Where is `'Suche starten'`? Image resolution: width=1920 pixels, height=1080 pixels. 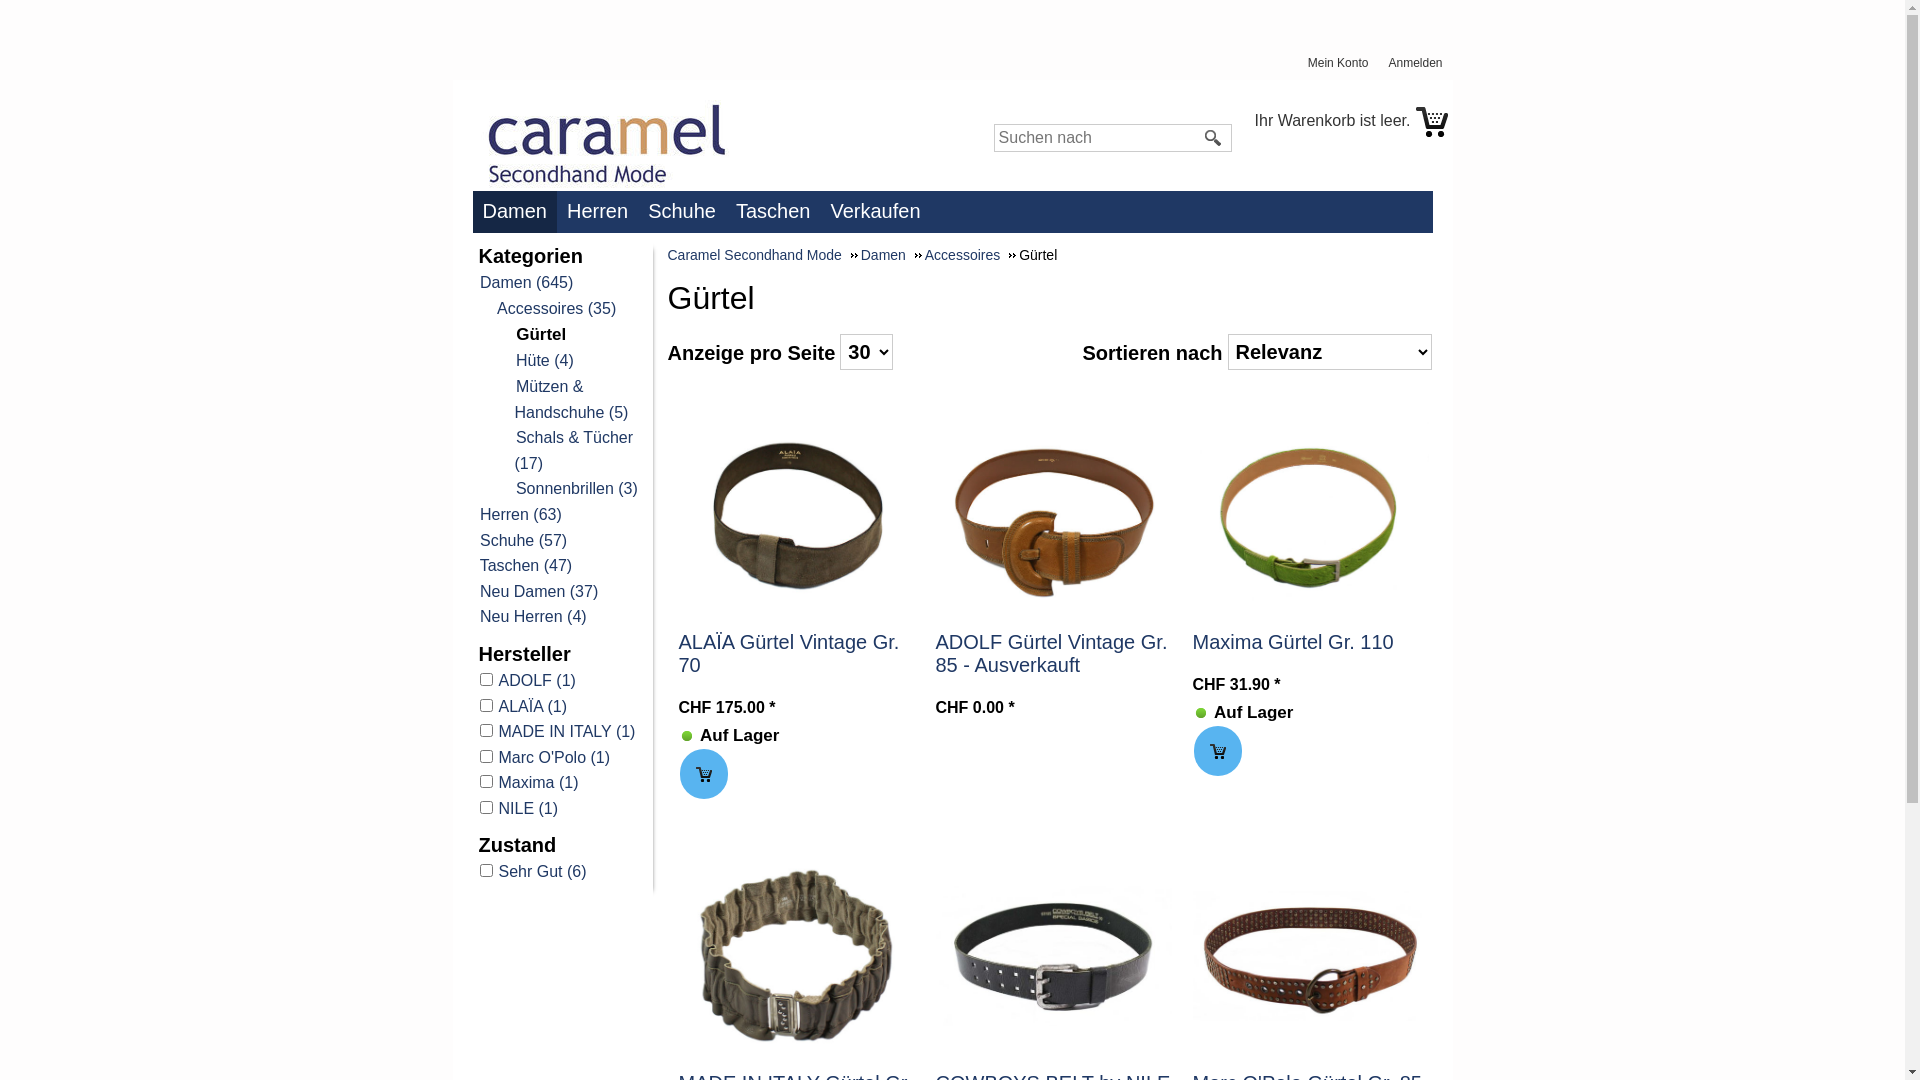
'Suche starten' is located at coordinates (1213, 137).